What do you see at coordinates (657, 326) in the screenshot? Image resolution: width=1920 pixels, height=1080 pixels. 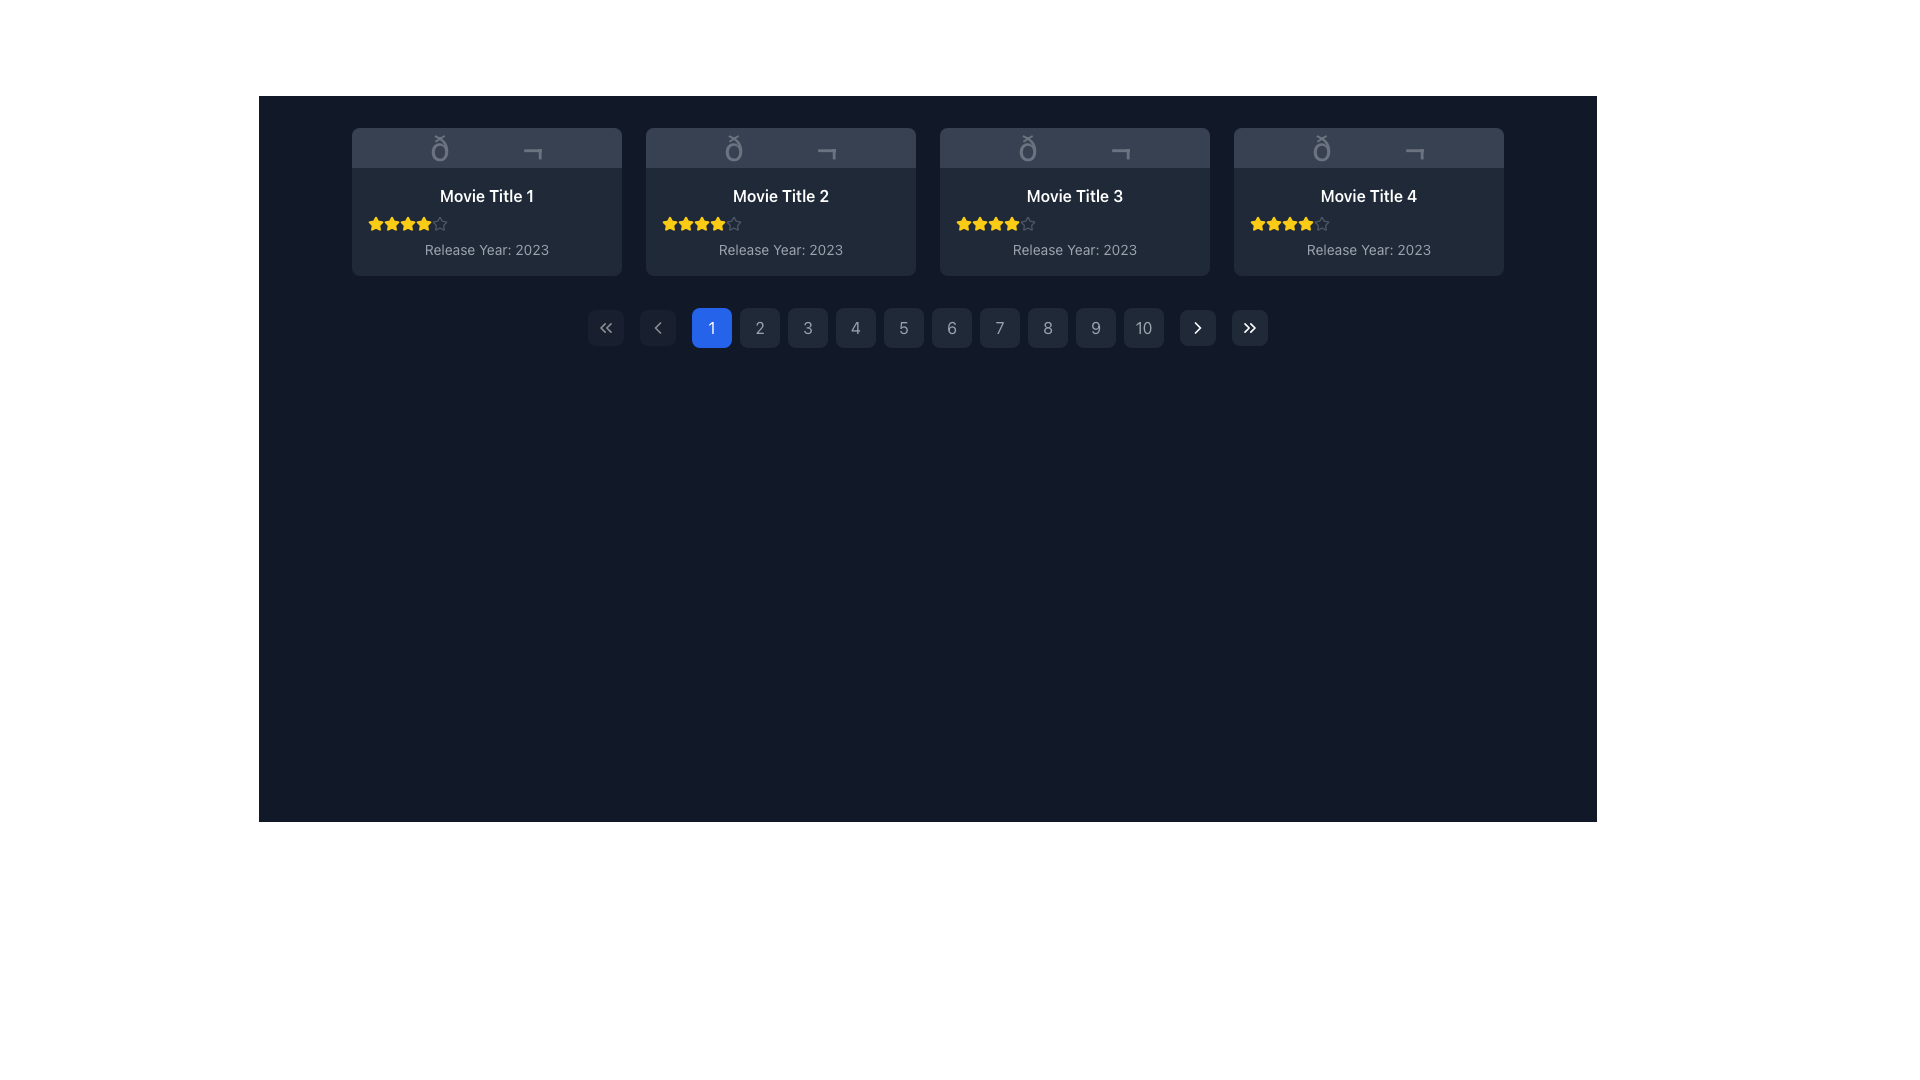 I see `the button with a rounded rectangle shape, dark gray background, and a left-pointing chevron icon` at bounding box center [657, 326].